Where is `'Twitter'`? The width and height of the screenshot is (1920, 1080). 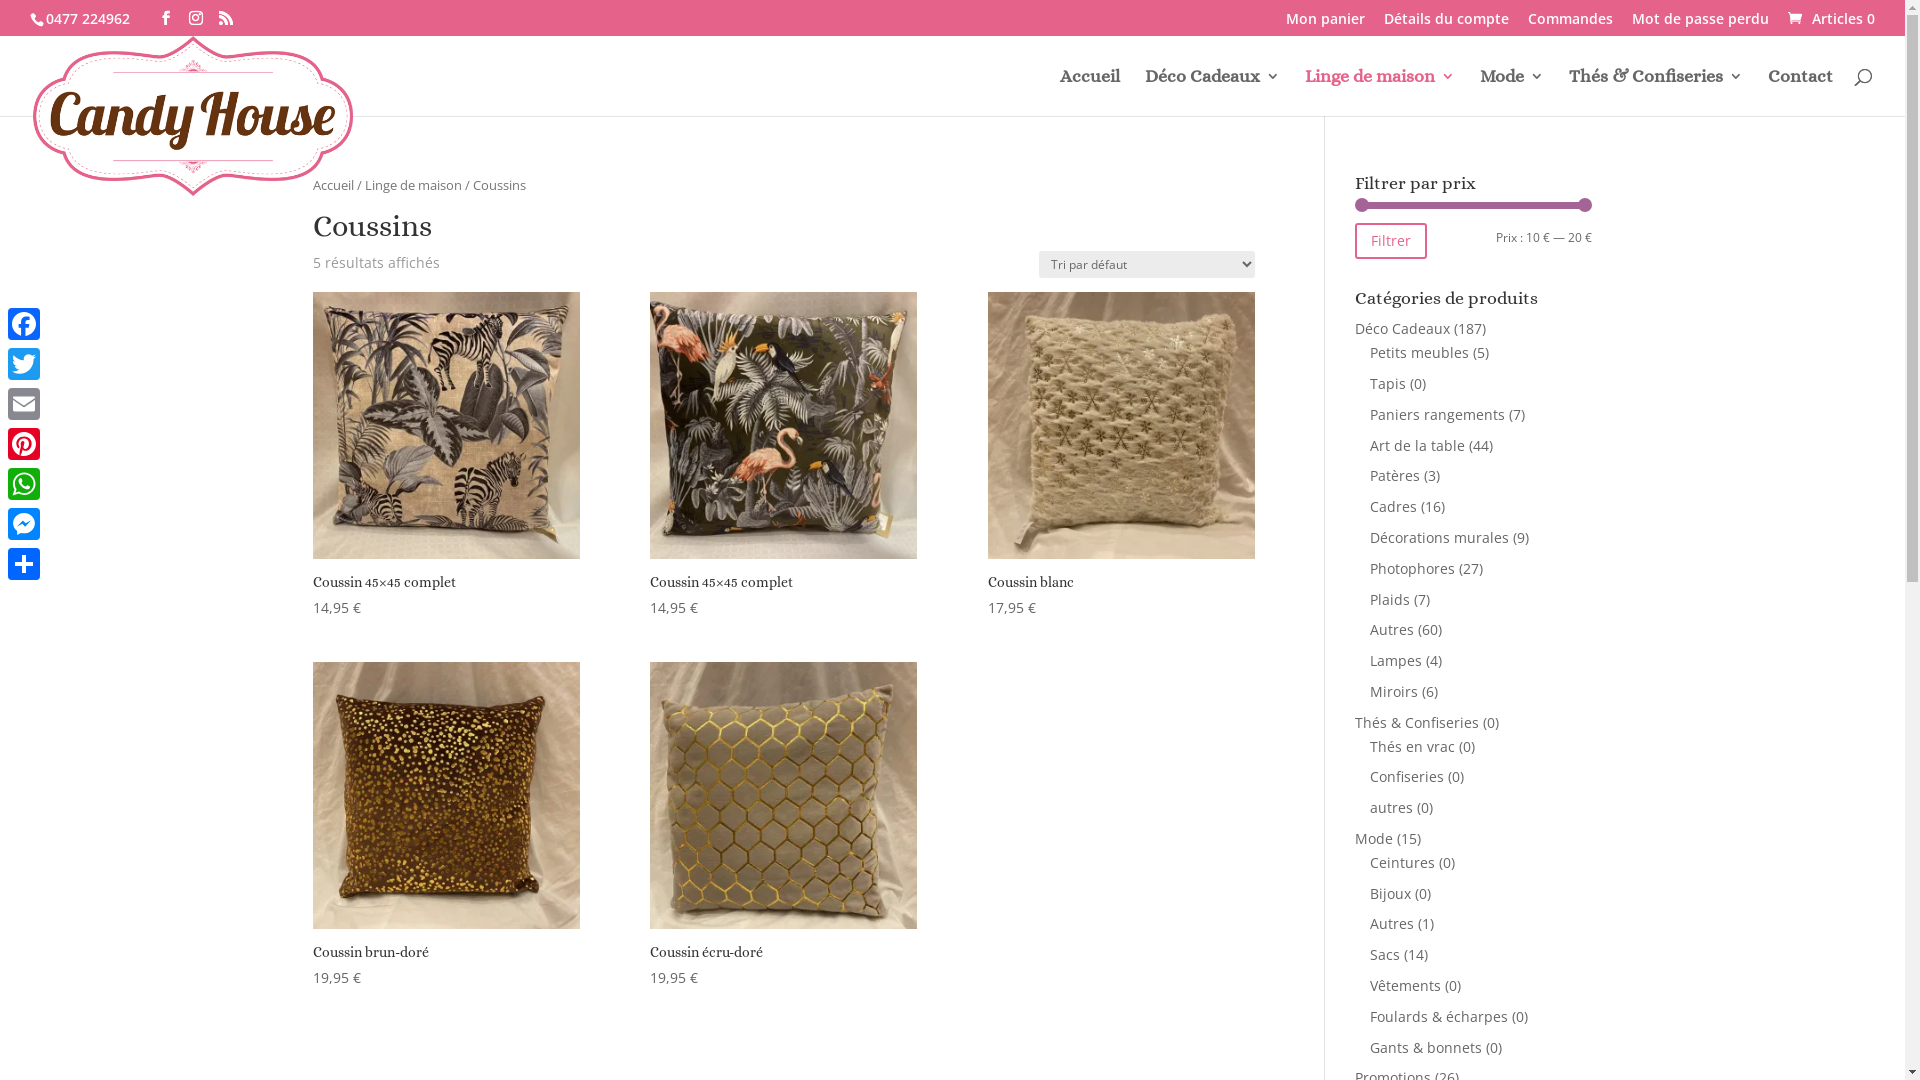
'Twitter' is located at coordinates (24, 363).